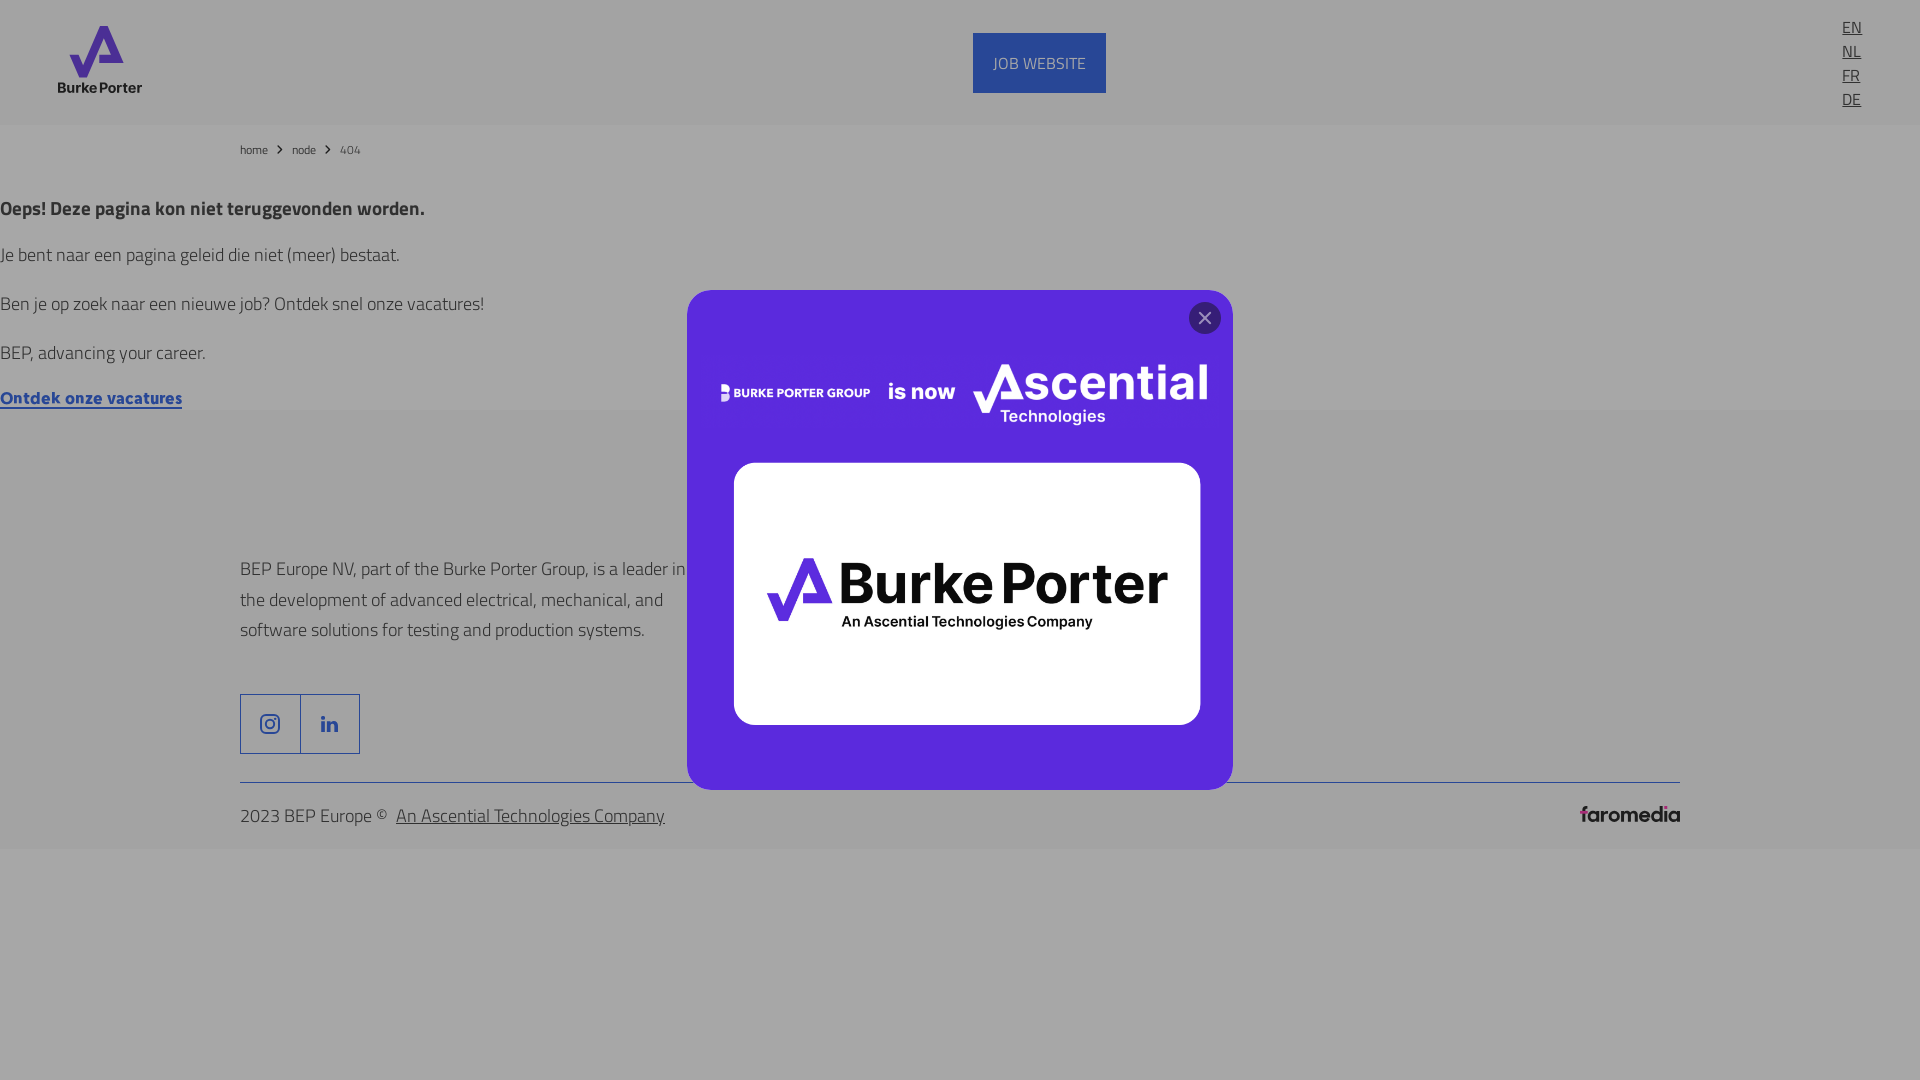  Describe the element at coordinates (0, 0) in the screenshot. I see `'Skip to main content'` at that location.